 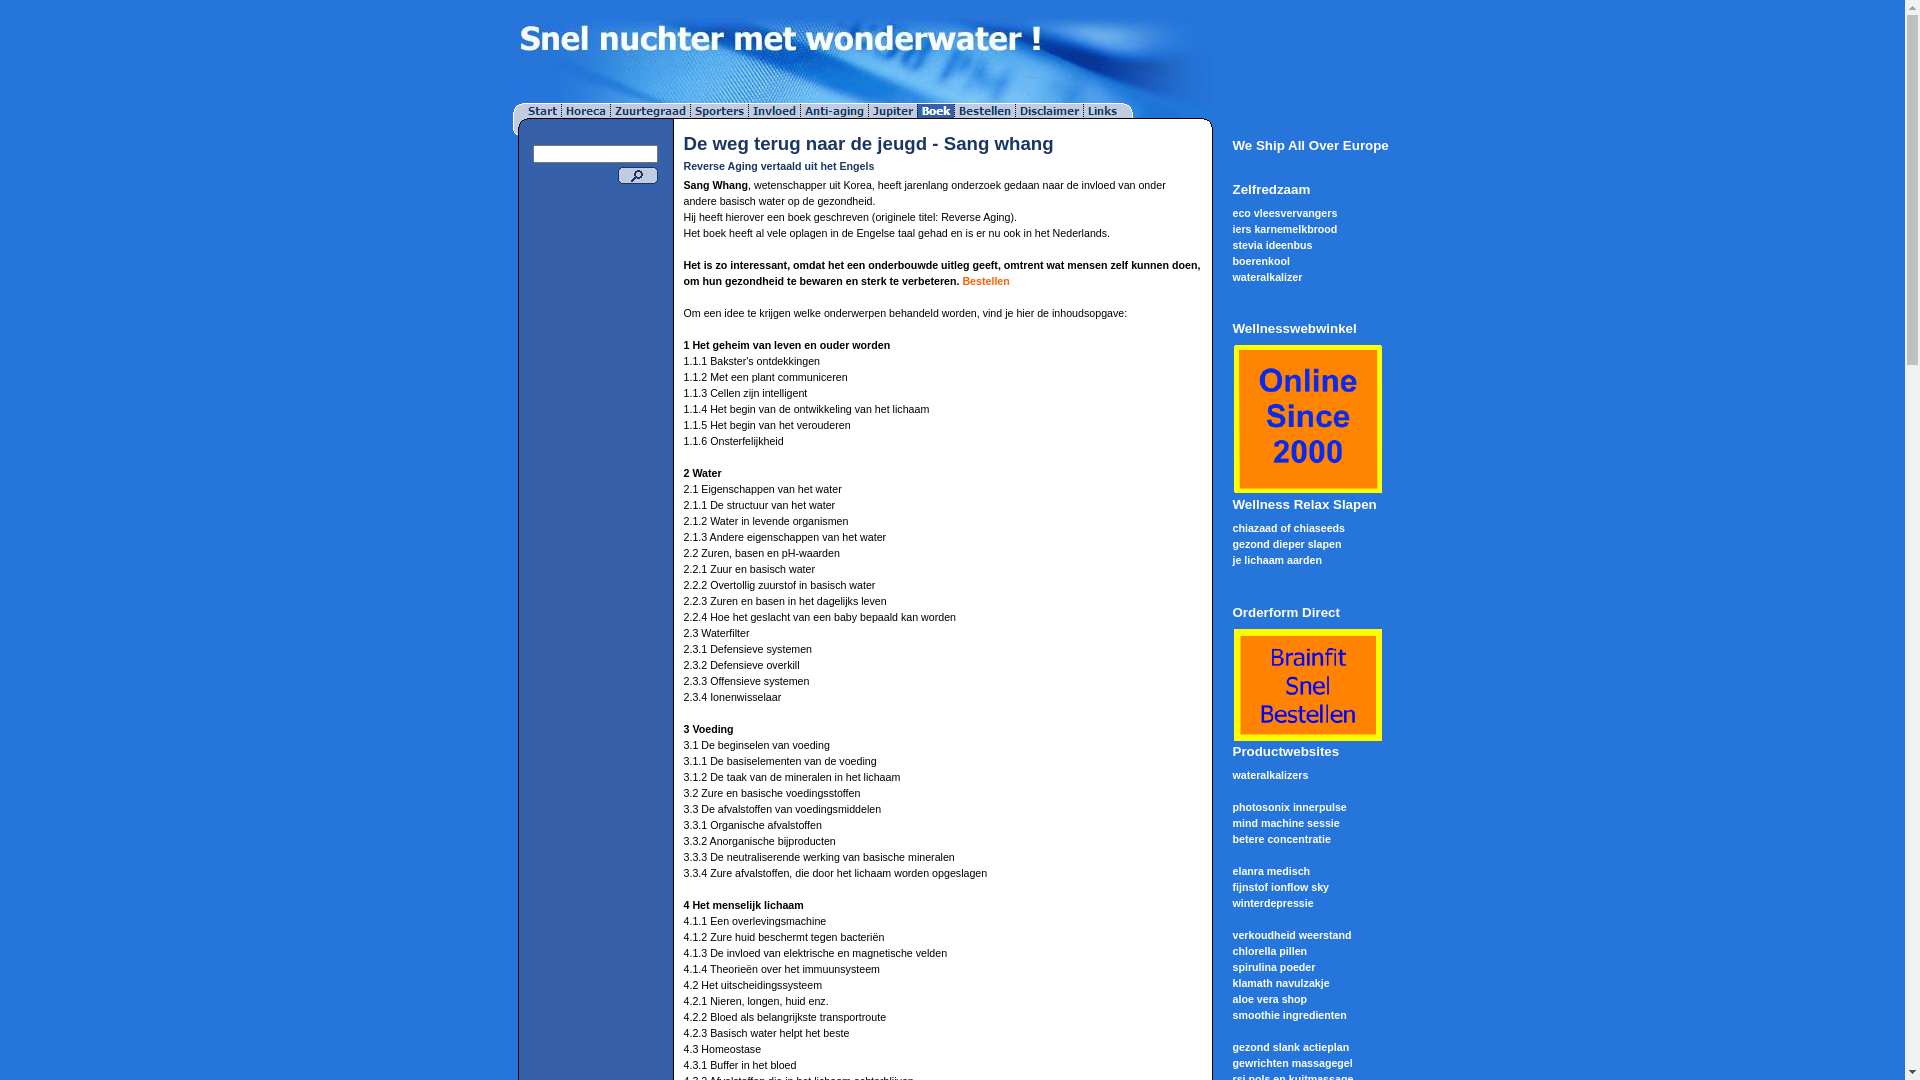 What do you see at coordinates (1259, 260) in the screenshot?
I see `'boerenkool'` at bounding box center [1259, 260].